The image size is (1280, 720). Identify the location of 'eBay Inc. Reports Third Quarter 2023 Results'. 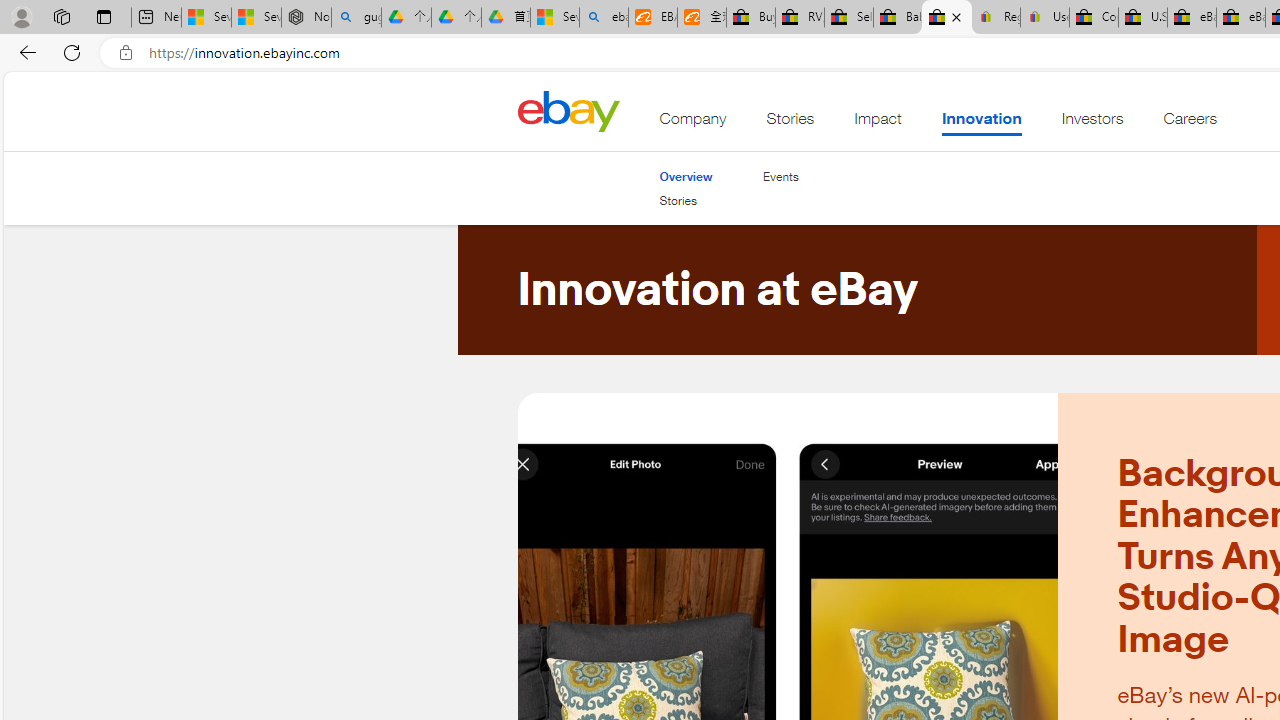
(1239, 17).